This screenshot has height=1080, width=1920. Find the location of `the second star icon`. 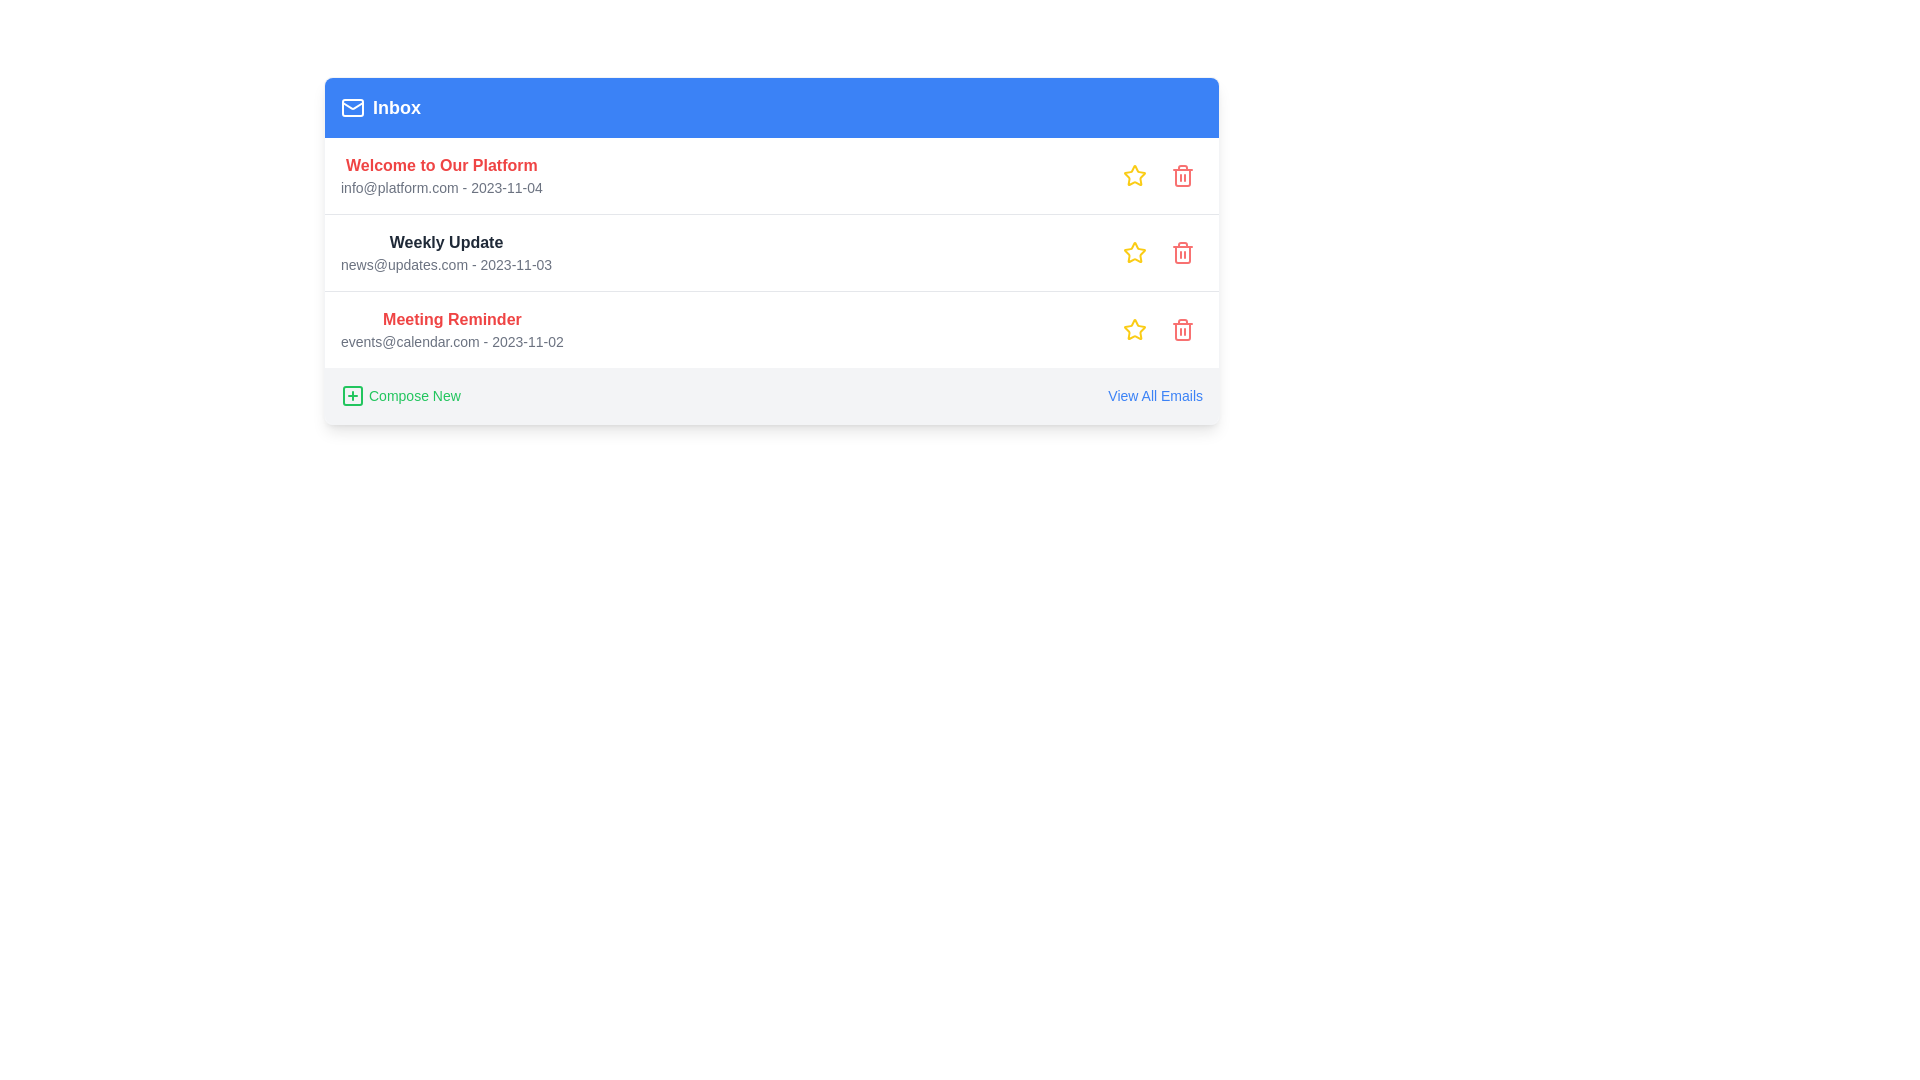

the second star icon is located at coordinates (1134, 252).